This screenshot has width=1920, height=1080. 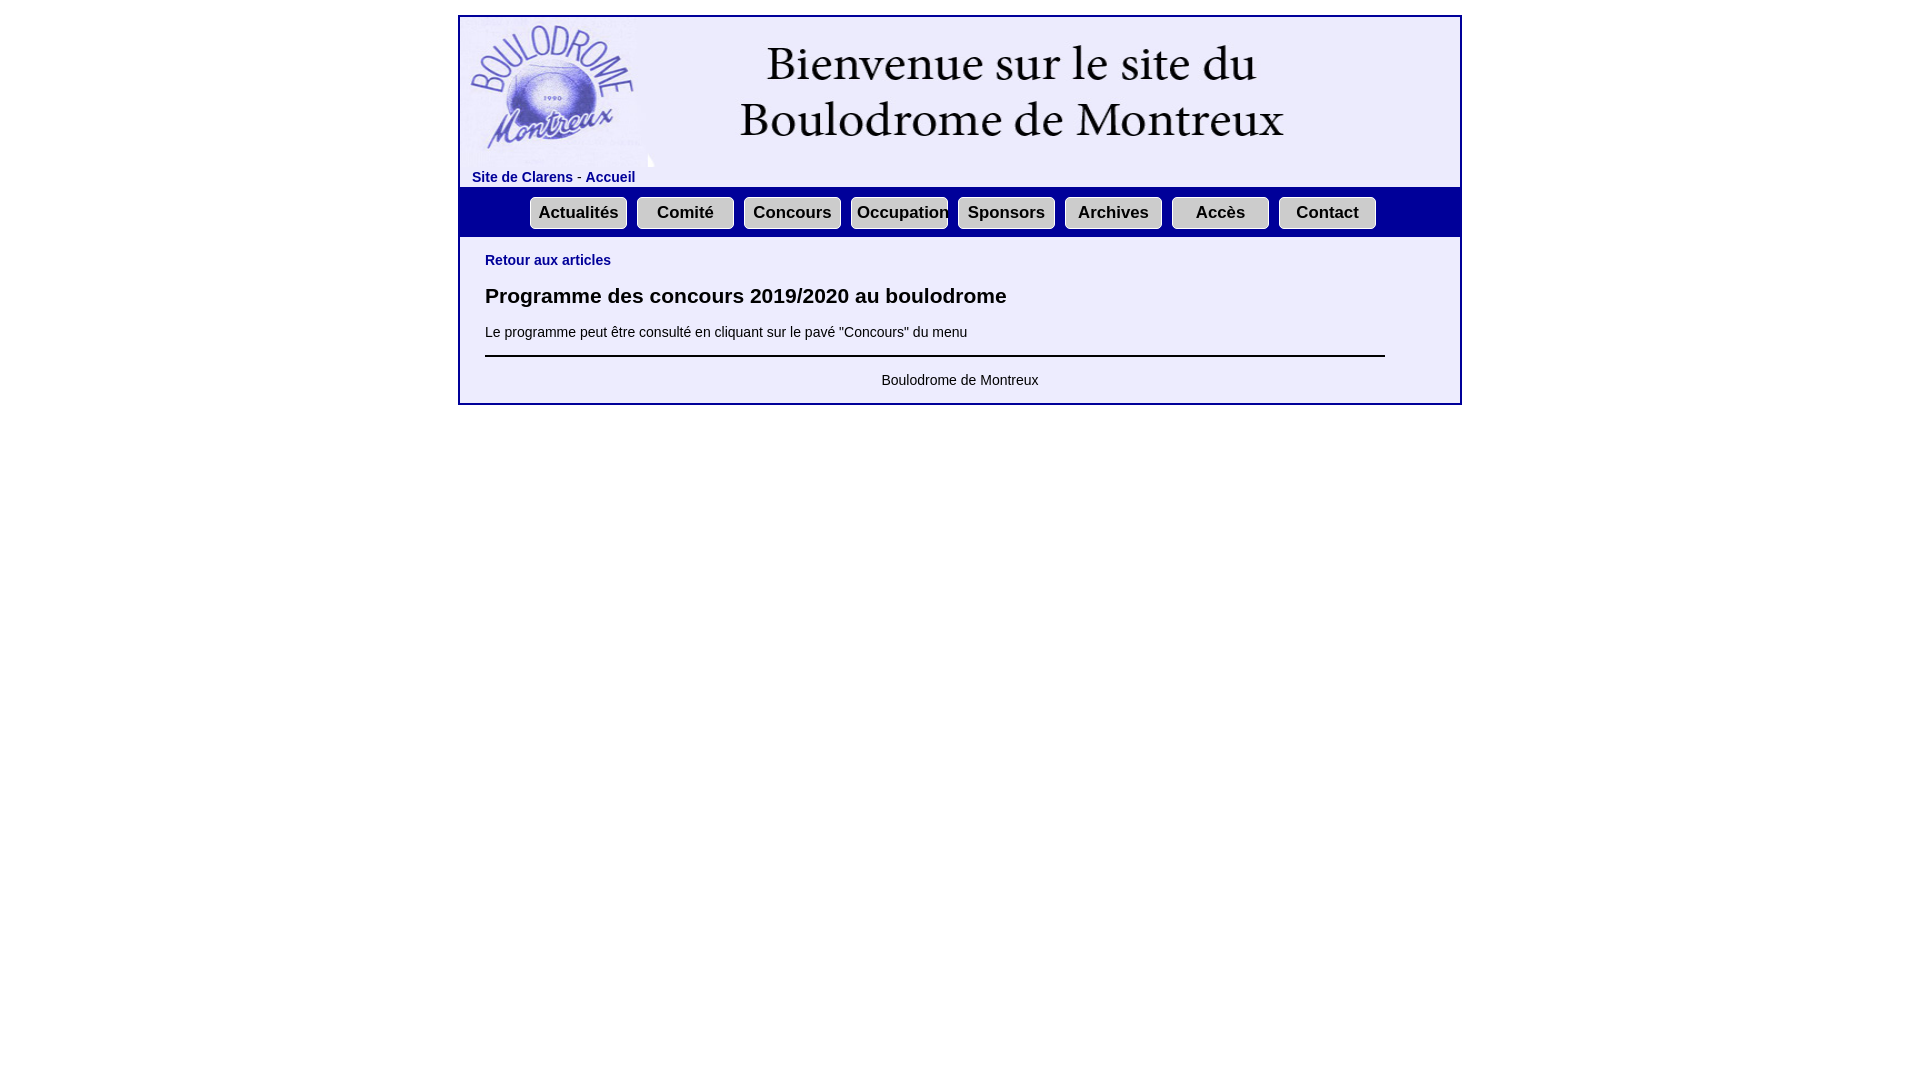 What do you see at coordinates (609, 176) in the screenshot?
I see `'Accueil'` at bounding box center [609, 176].